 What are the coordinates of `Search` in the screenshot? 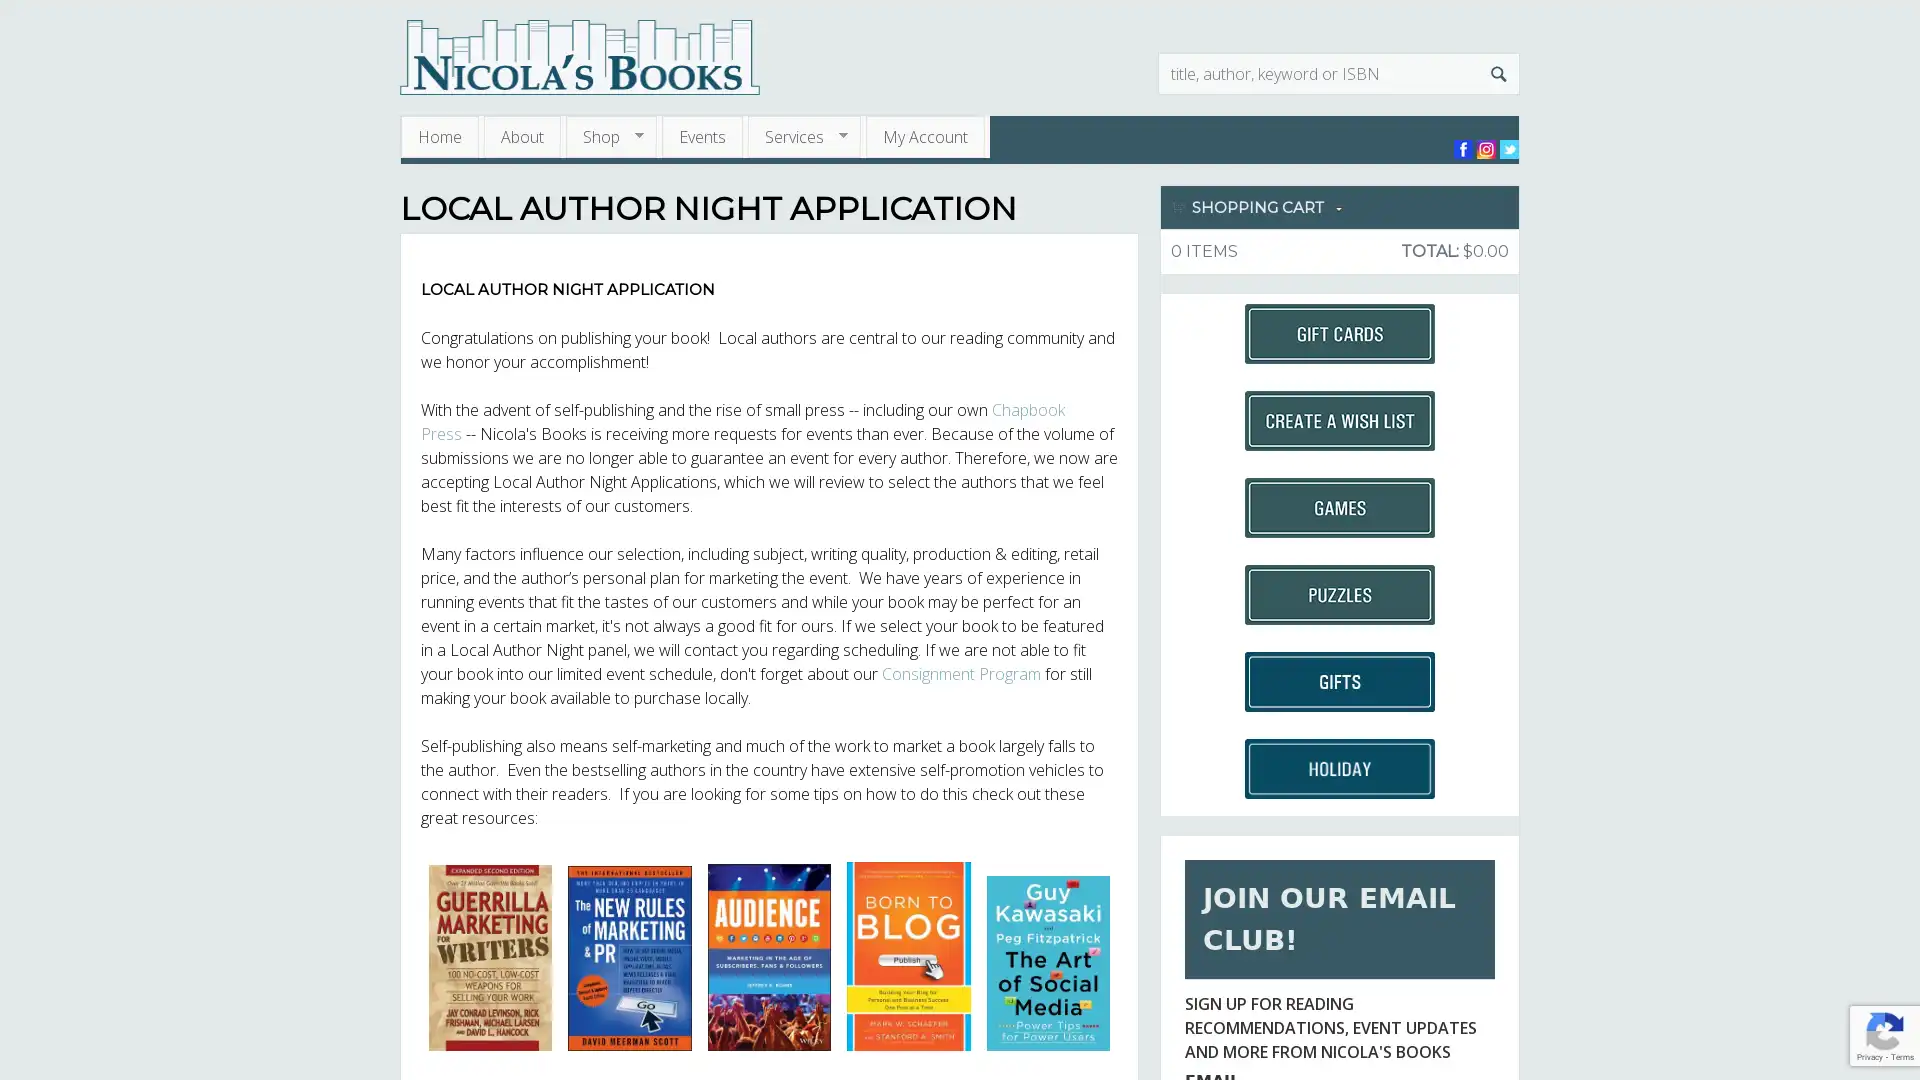 It's located at (1498, 72).